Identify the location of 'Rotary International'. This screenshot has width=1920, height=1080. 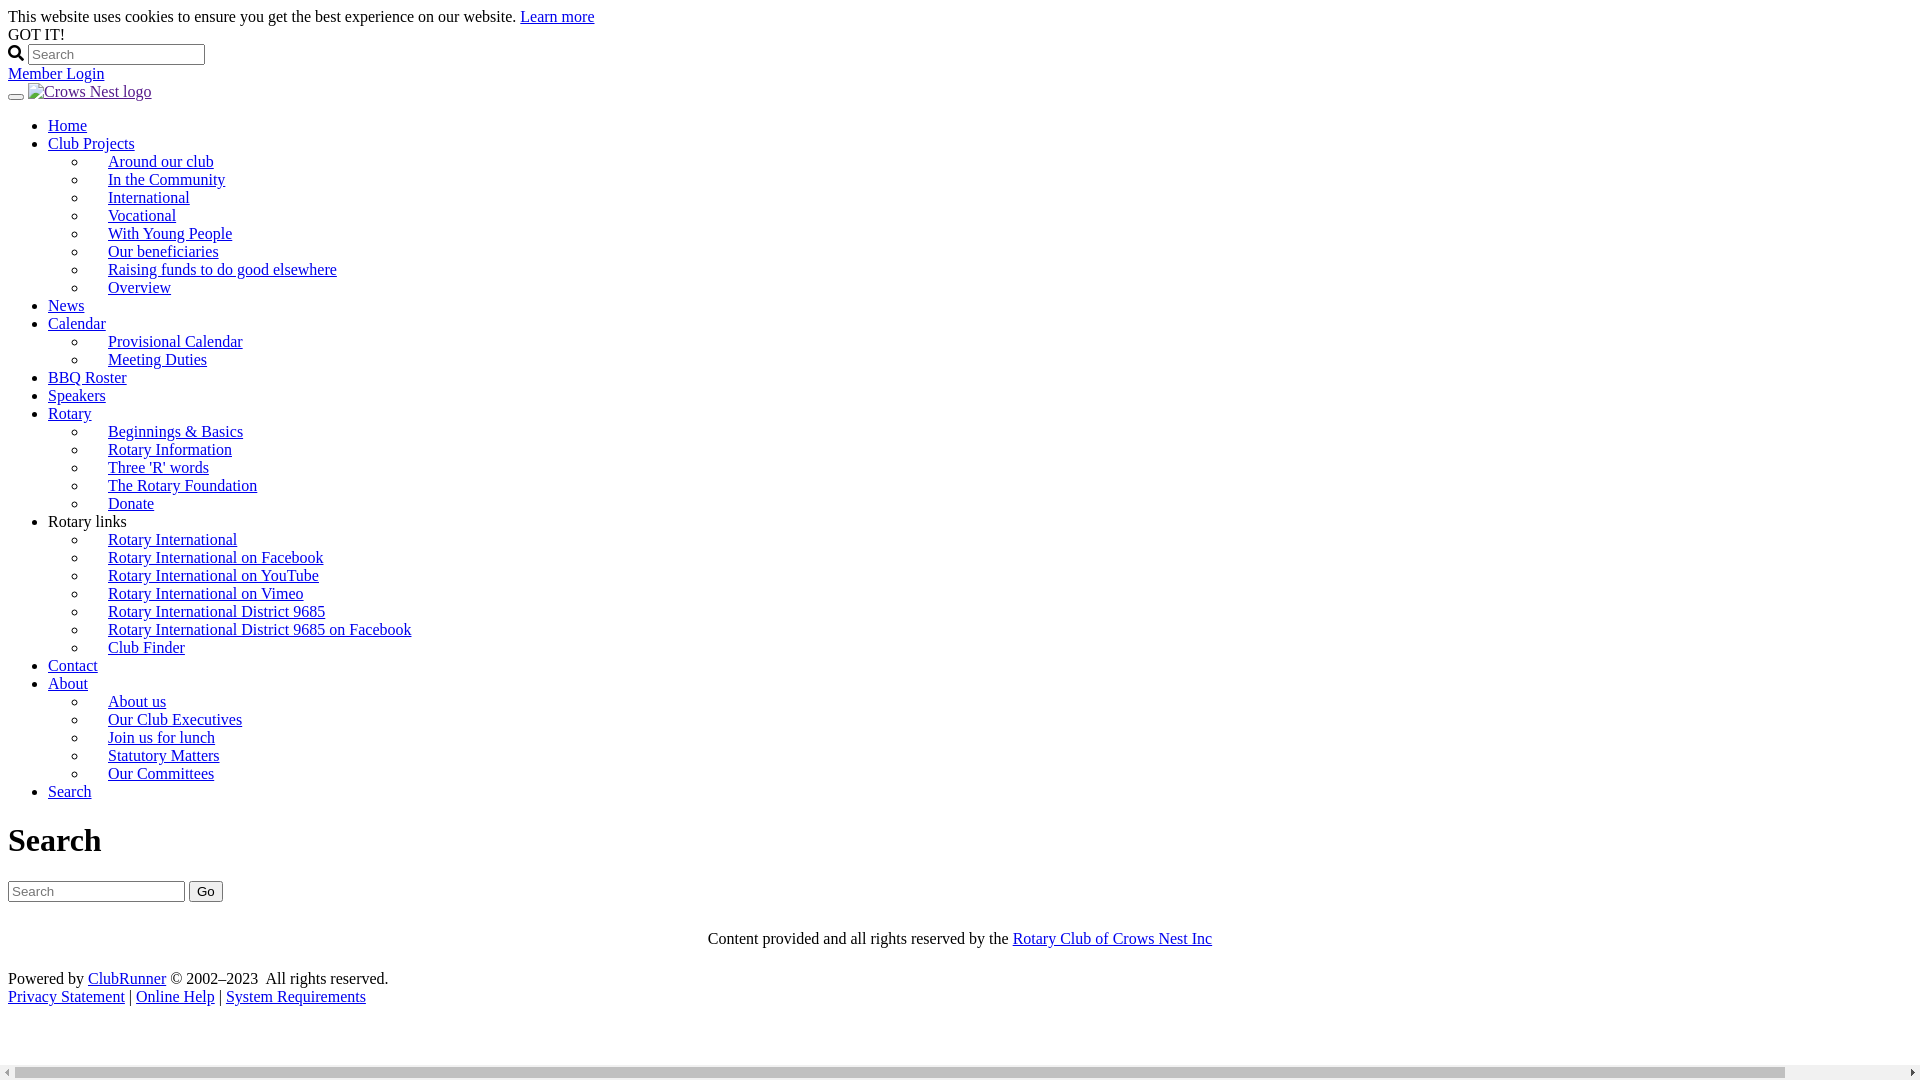
(172, 538).